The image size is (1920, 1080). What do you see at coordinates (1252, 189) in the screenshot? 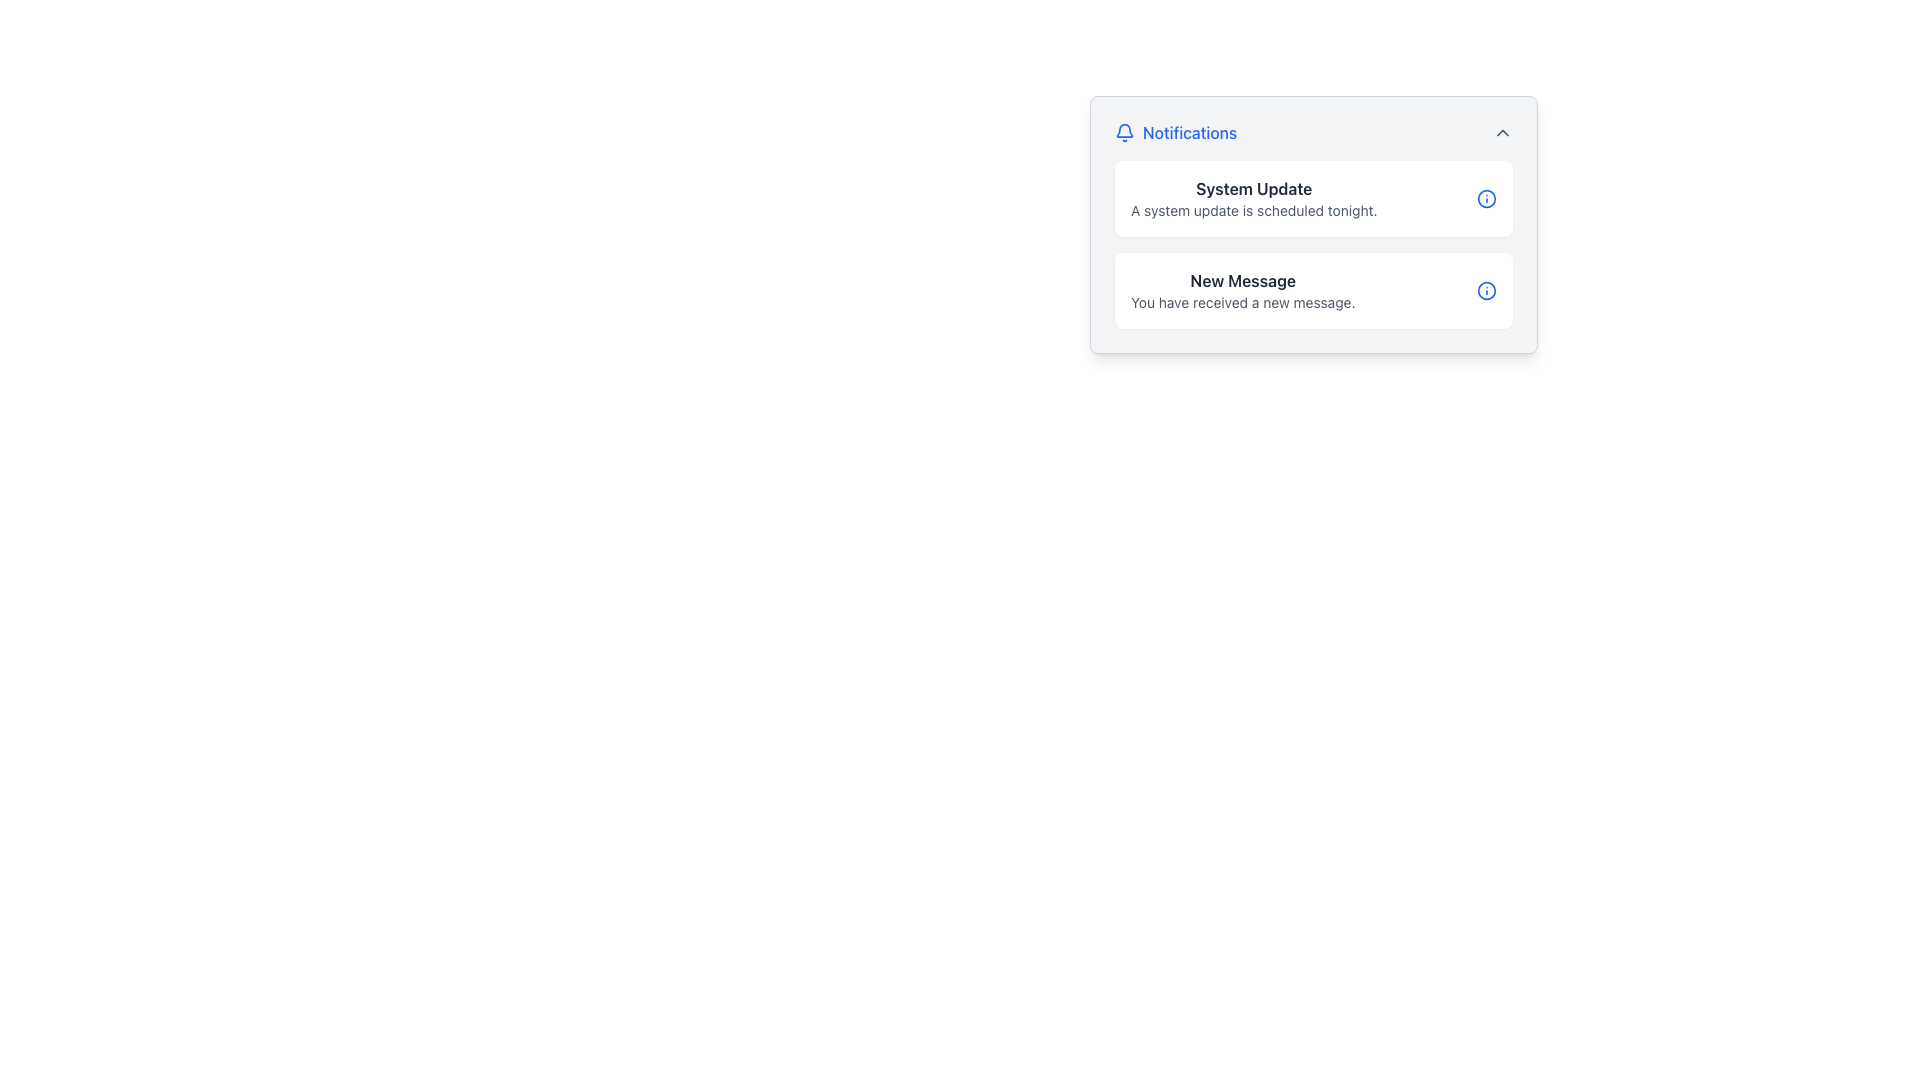
I see `the bold heading text label in the notification panel that indicates a system update scheduled tonight` at bounding box center [1252, 189].